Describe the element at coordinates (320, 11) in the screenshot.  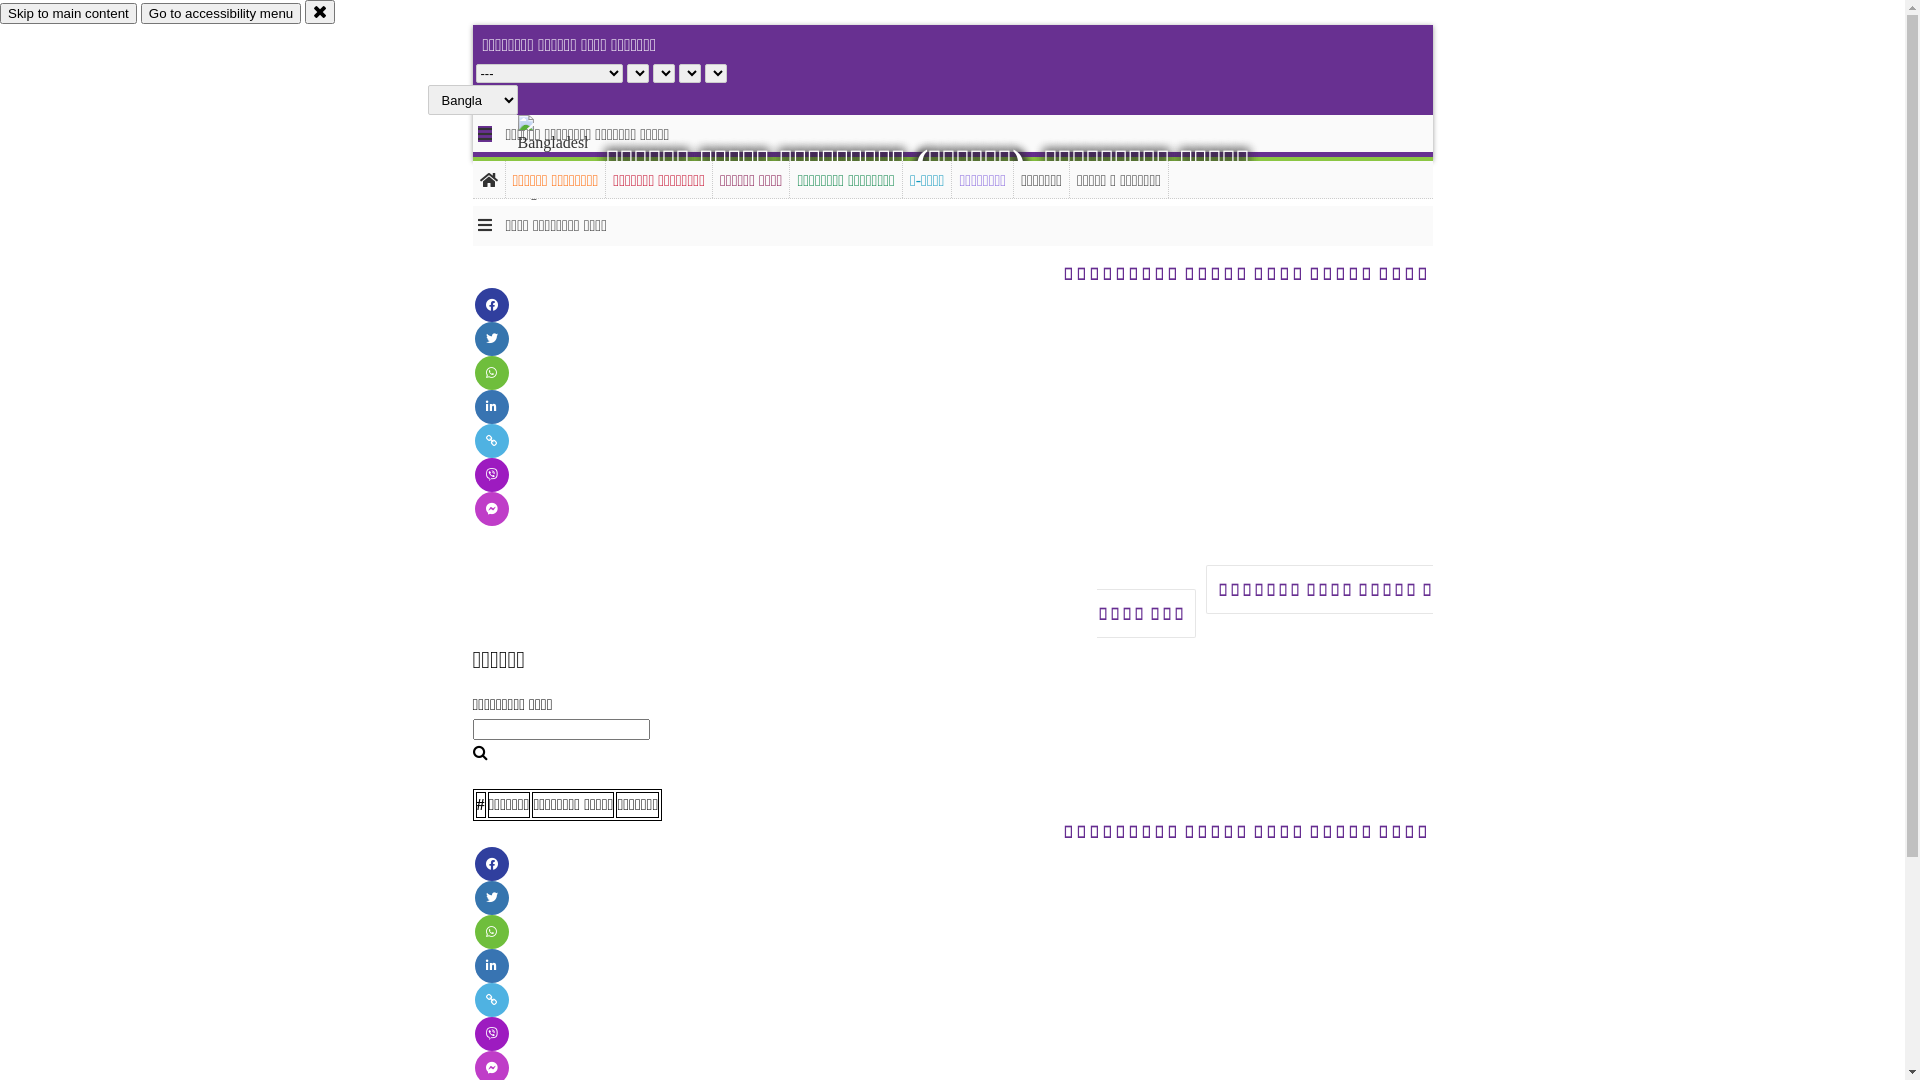
I see `'close'` at that location.